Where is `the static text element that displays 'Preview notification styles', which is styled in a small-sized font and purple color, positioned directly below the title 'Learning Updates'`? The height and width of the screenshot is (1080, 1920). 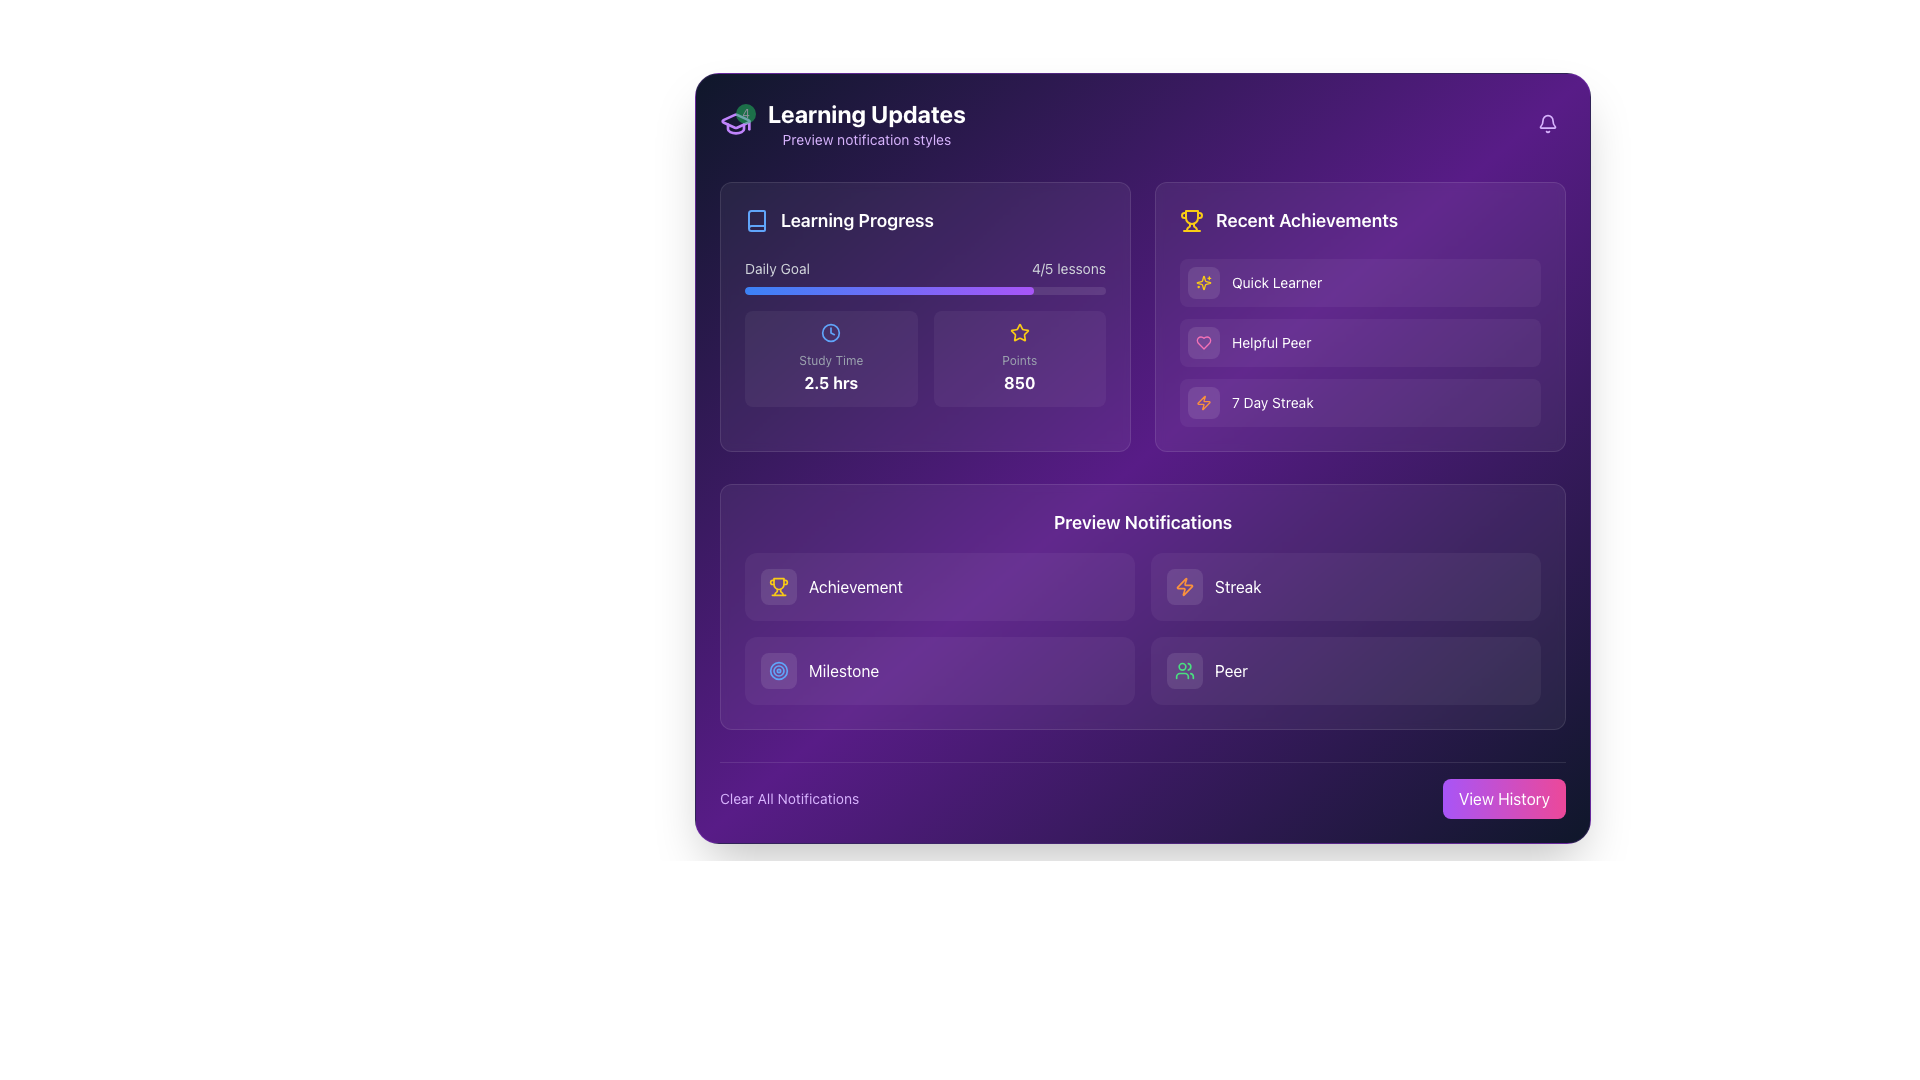 the static text element that displays 'Preview notification styles', which is styled in a small-sized font and purple color, positioned directly below the title 'Learning Updates' is located at coordinates (866, 138).